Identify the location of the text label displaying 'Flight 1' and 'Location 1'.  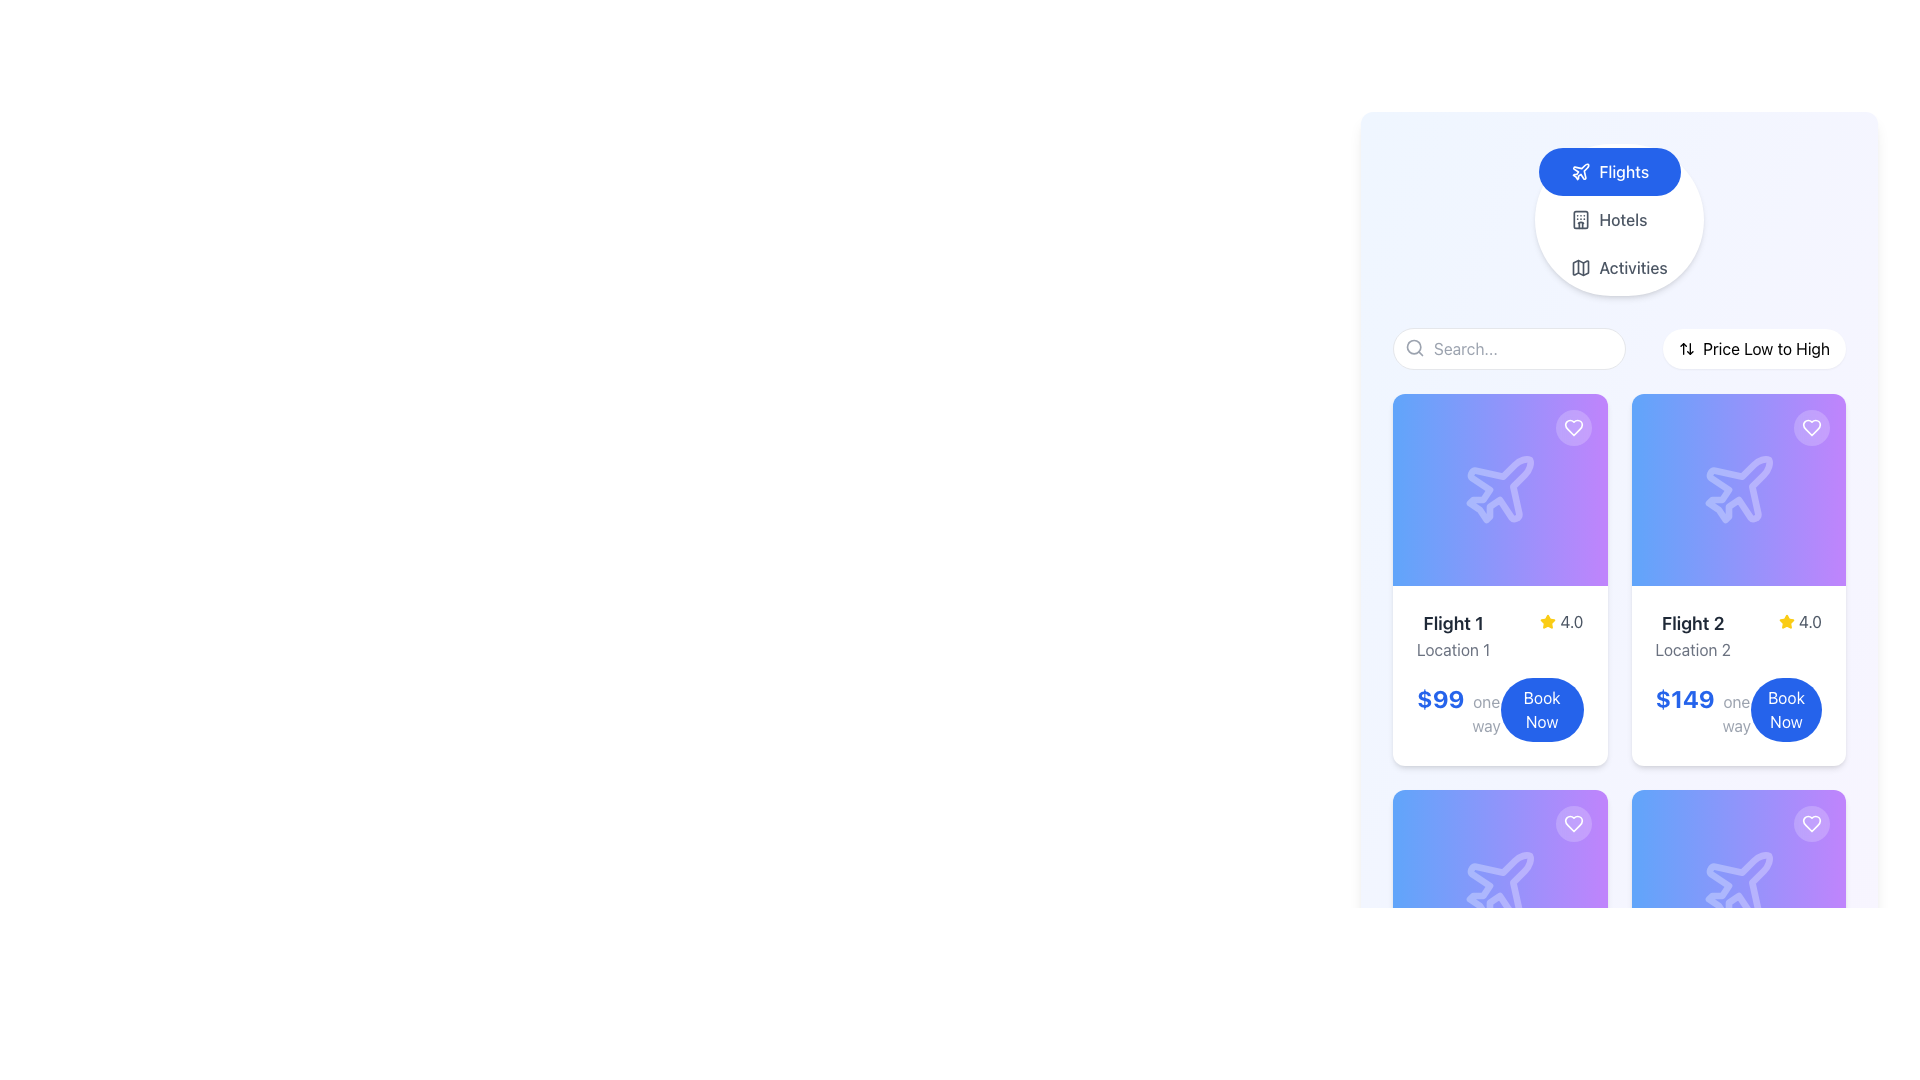
(1453, 636).